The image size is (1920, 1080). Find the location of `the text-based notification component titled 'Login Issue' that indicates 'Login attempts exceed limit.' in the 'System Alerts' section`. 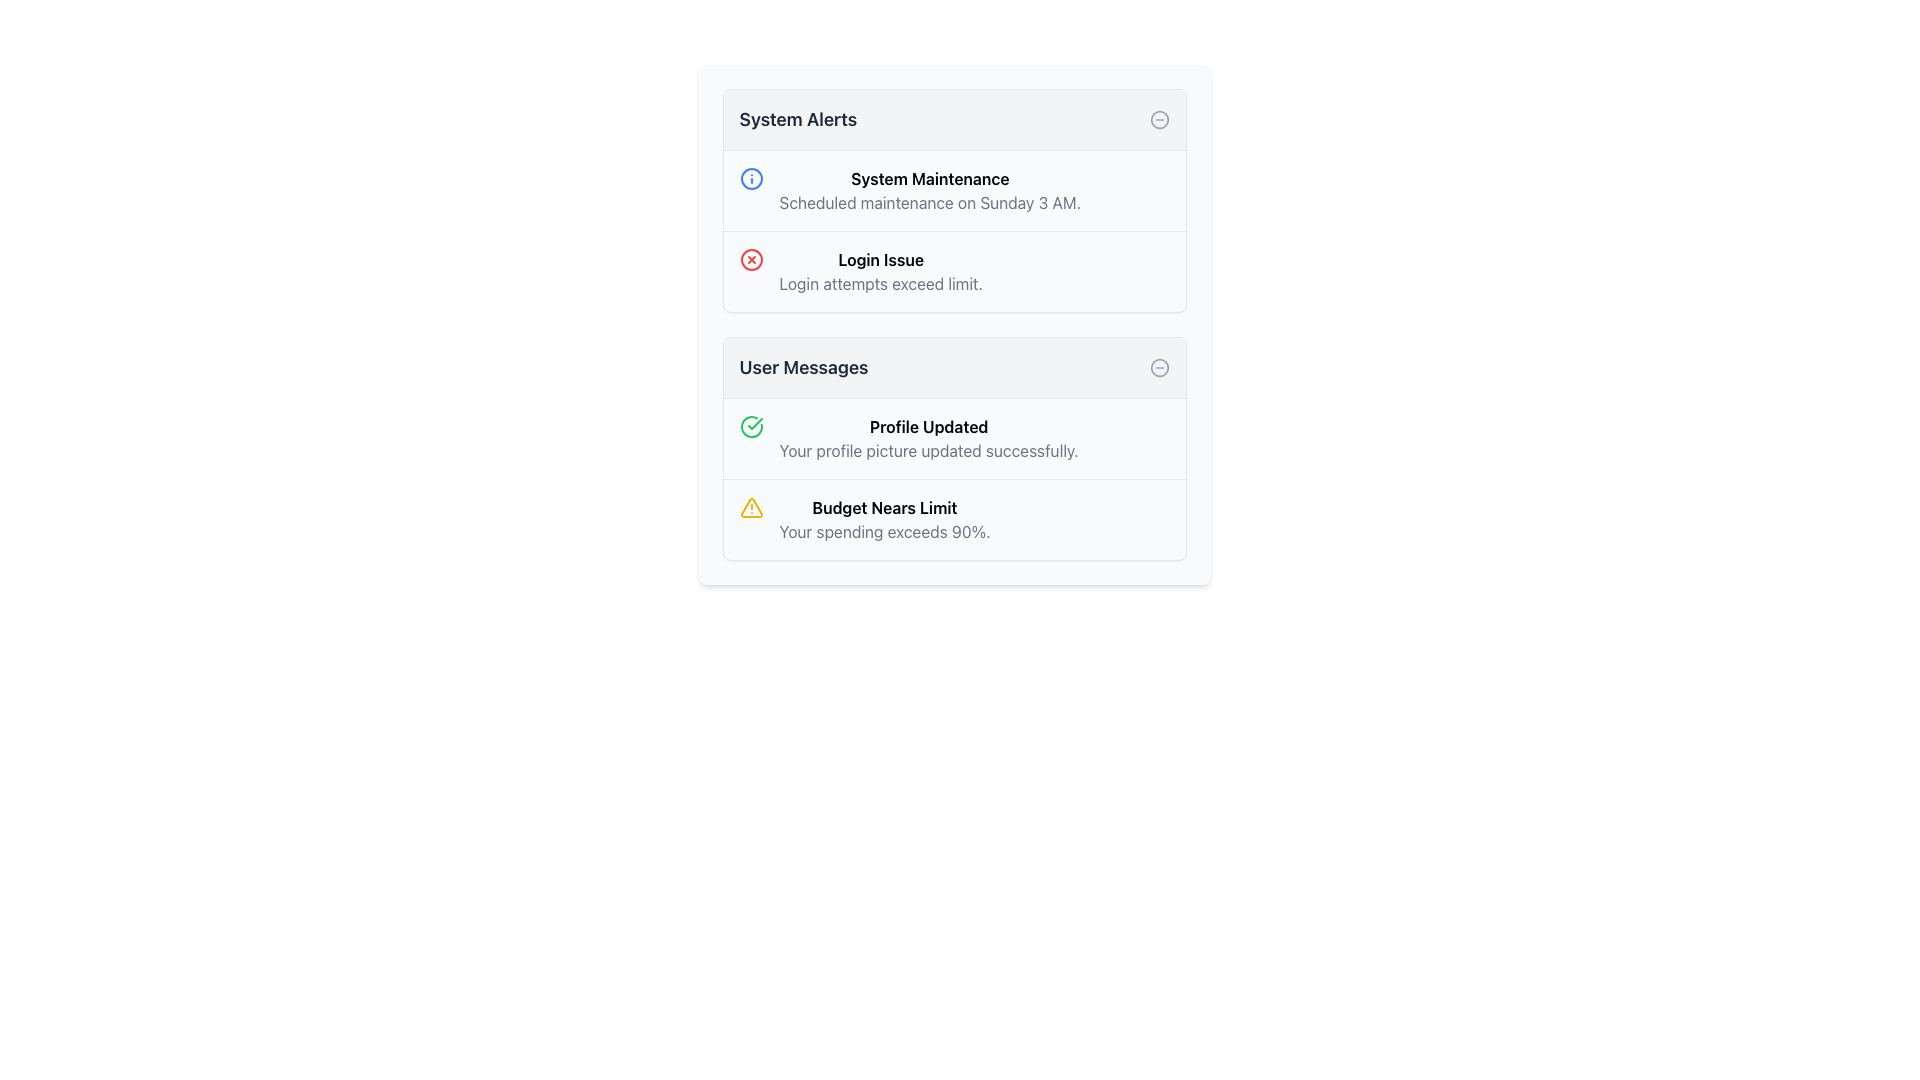

the text-based notification component titled 'Login Issue' that indicates 'Login attempts exceed limit.' in the 'System Alerts' section is located at coordinates (880, 272).